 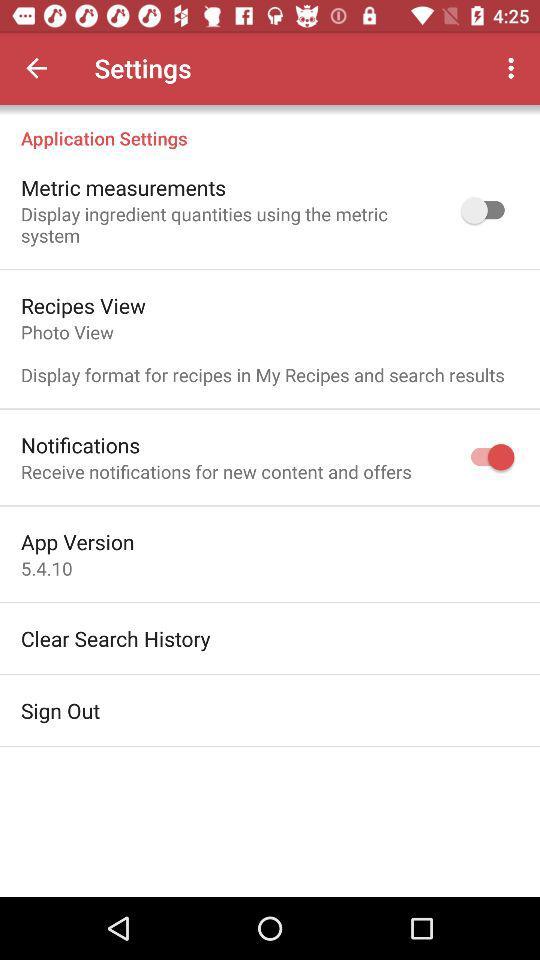 I want to click on the display ingredient quantities icon, so click(x=227, y=224).